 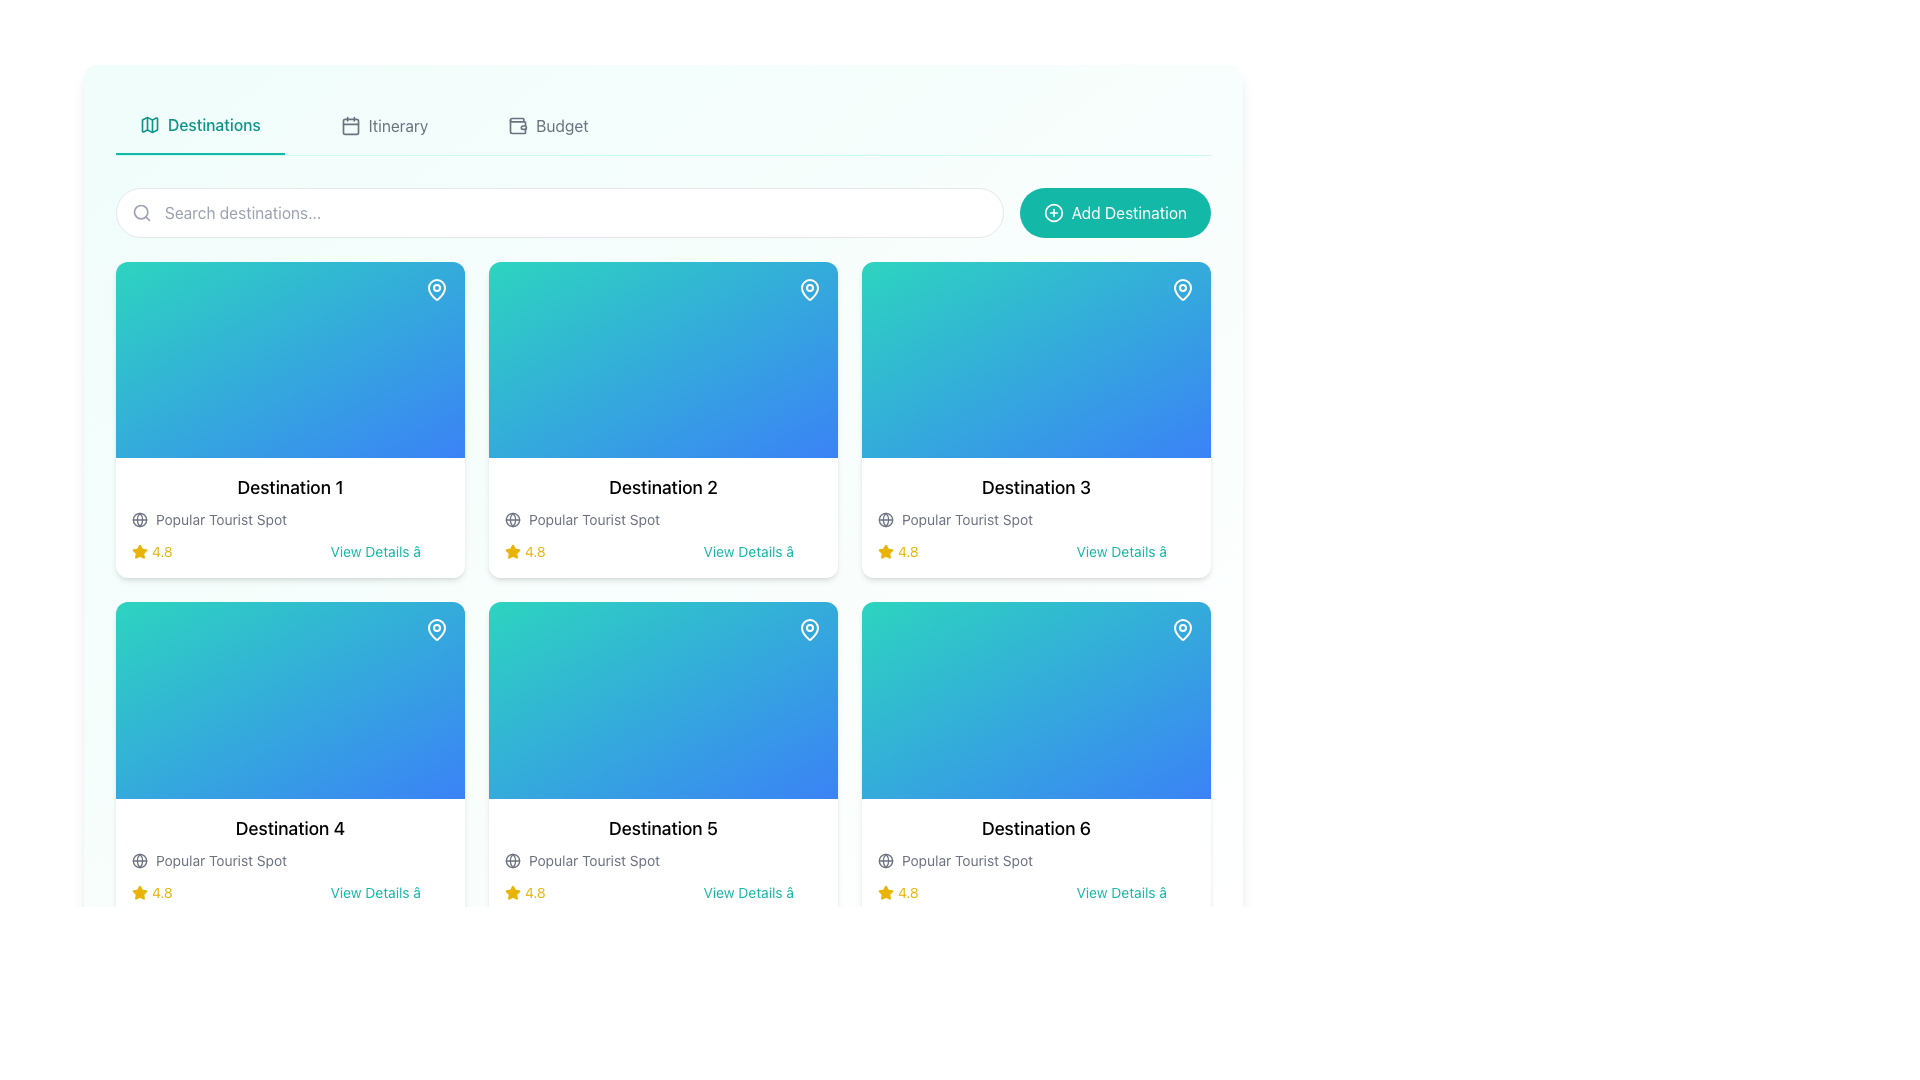 What do you see at coordinates (151, 891) in the screenshot?
I see `the Rating indicator for 'Destination 4', which visually conveys a rating value of 4.8, located in the lower portion of the card labeled 'Destination 4' under the 'Popular Tourist Spot' subtitle` at bounding box center [151, 891].